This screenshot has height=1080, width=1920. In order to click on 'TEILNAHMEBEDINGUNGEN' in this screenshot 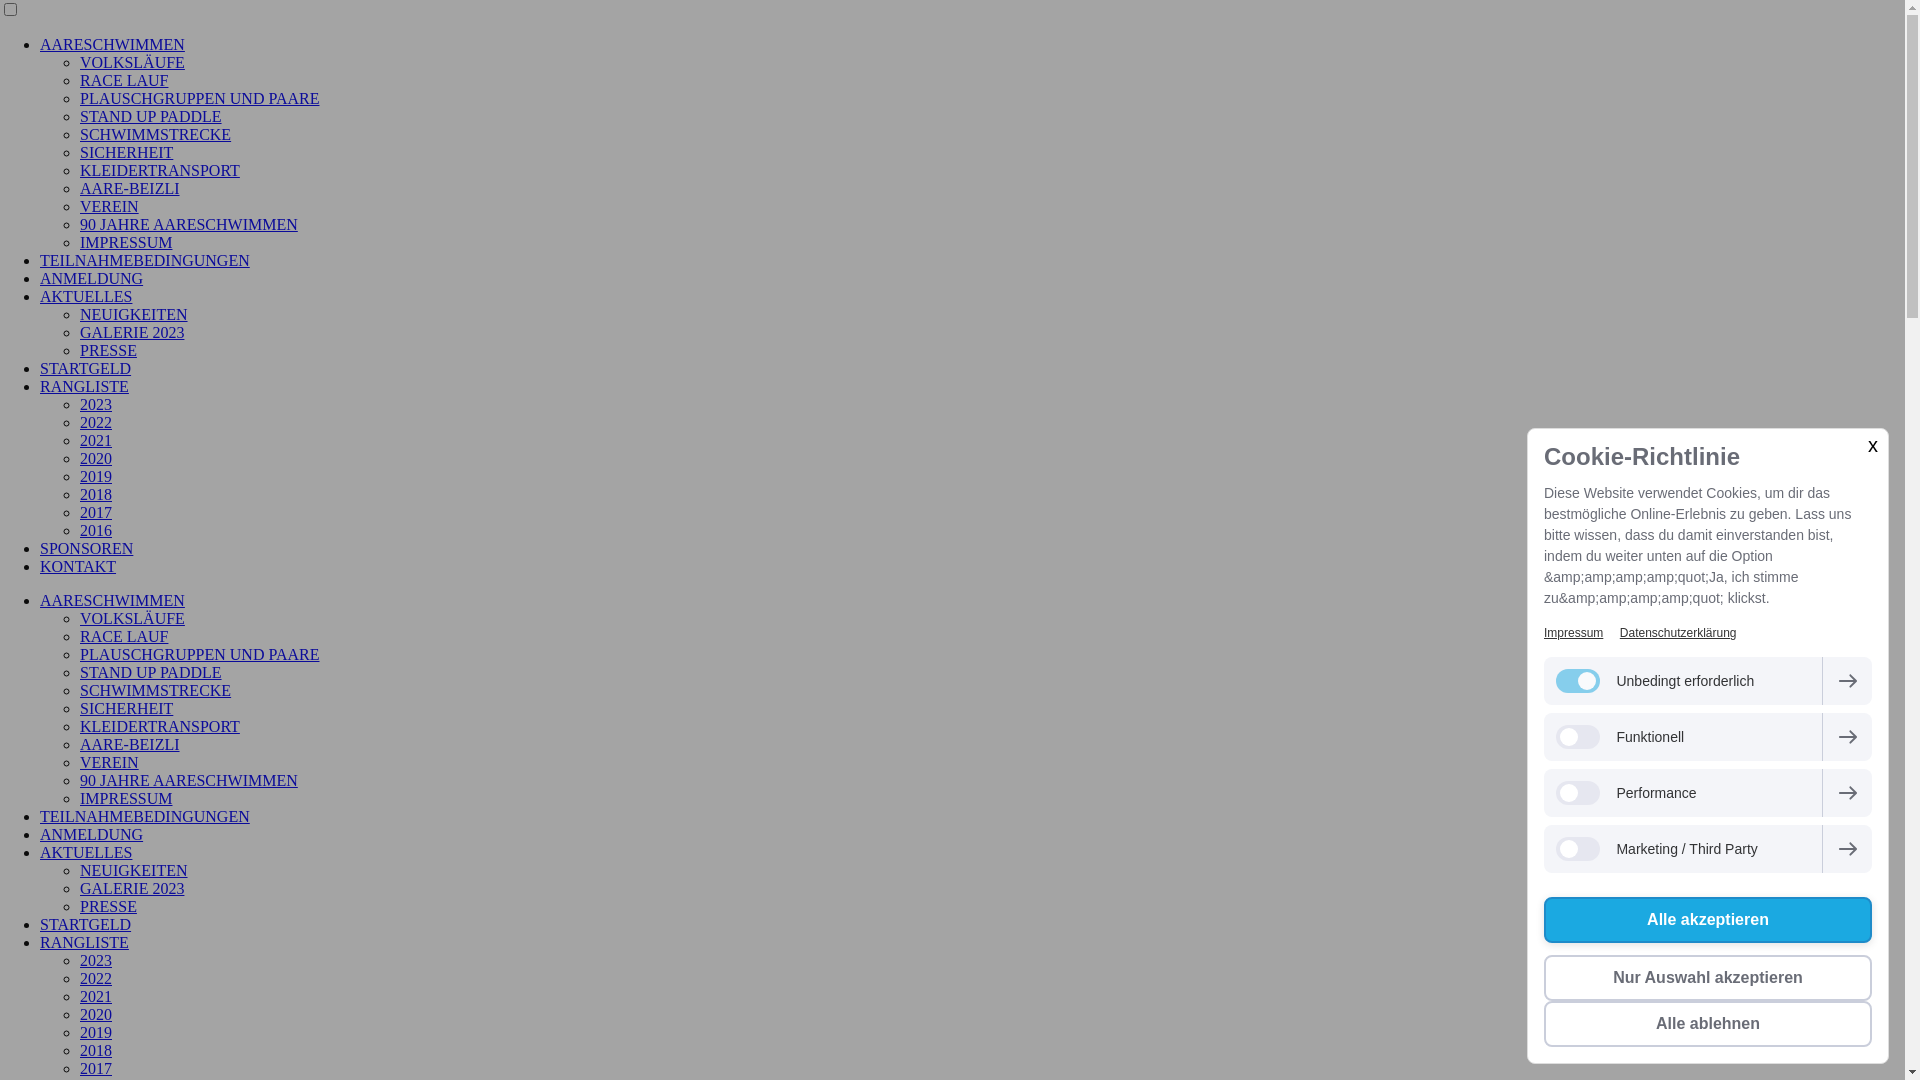, I will do `click(39, 816)`.